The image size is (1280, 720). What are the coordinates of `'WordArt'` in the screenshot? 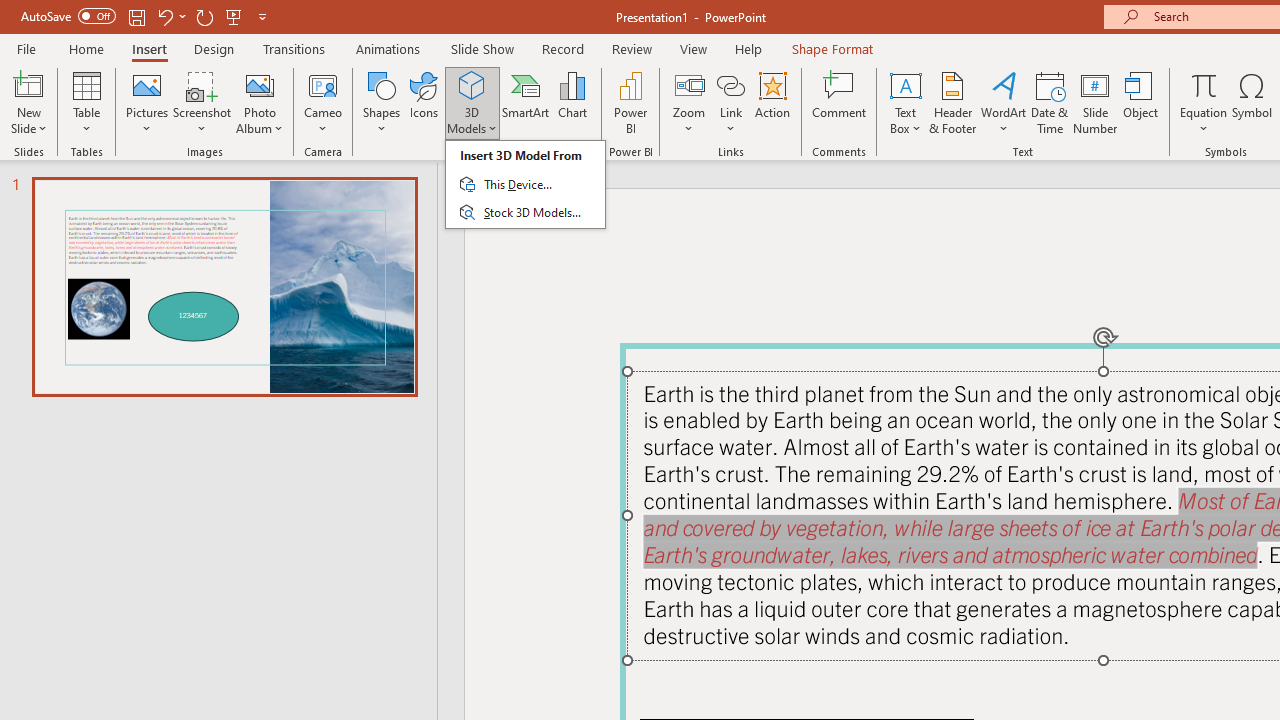 It's located at (1004, 103).